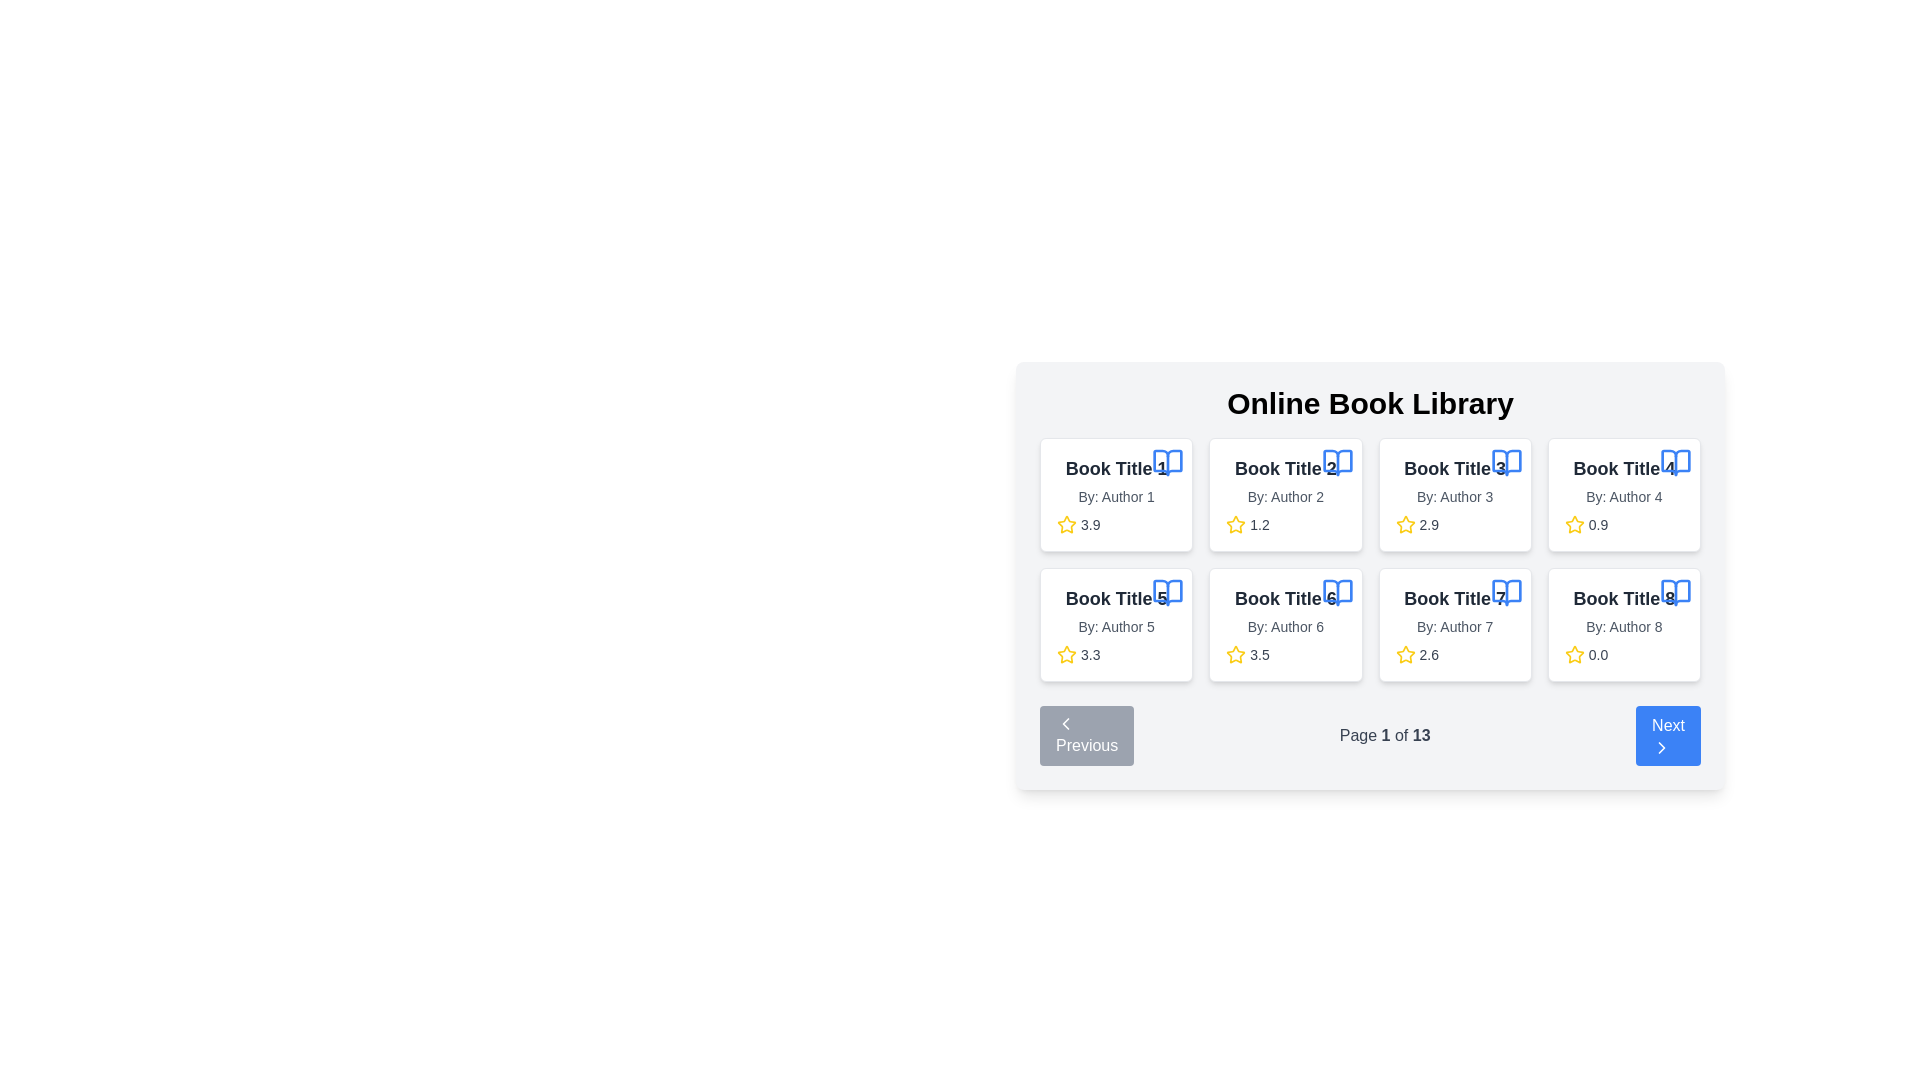 This screenshot has height=1080, width=1920. I want to click on the star-shaped SVG graphic filled with yellow color, which resembles a rating icon, located in the bottom-right corner of the book's metadata card under 'Book Title 8.', so click(1573, 655).